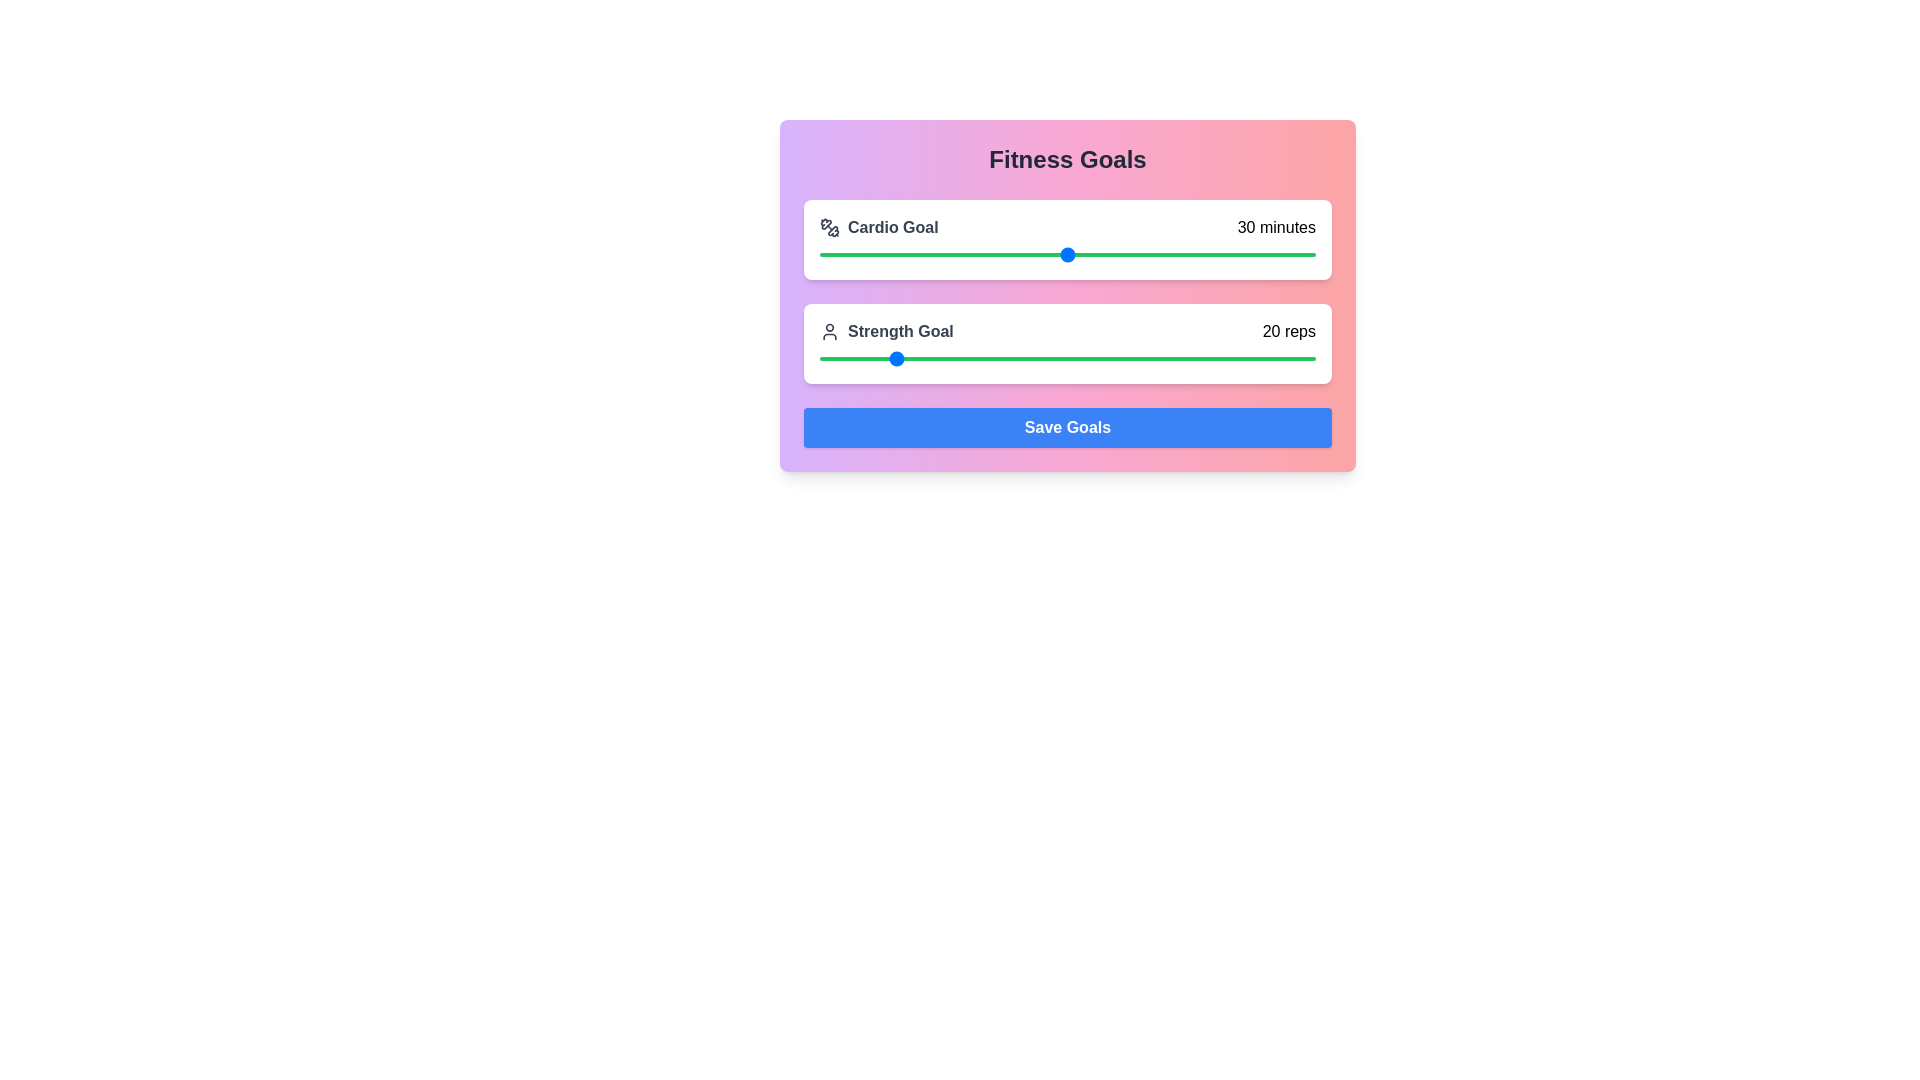 This screenshot has width=1920, height=1080. I want to click on the cardio goal, so click(934, 253).